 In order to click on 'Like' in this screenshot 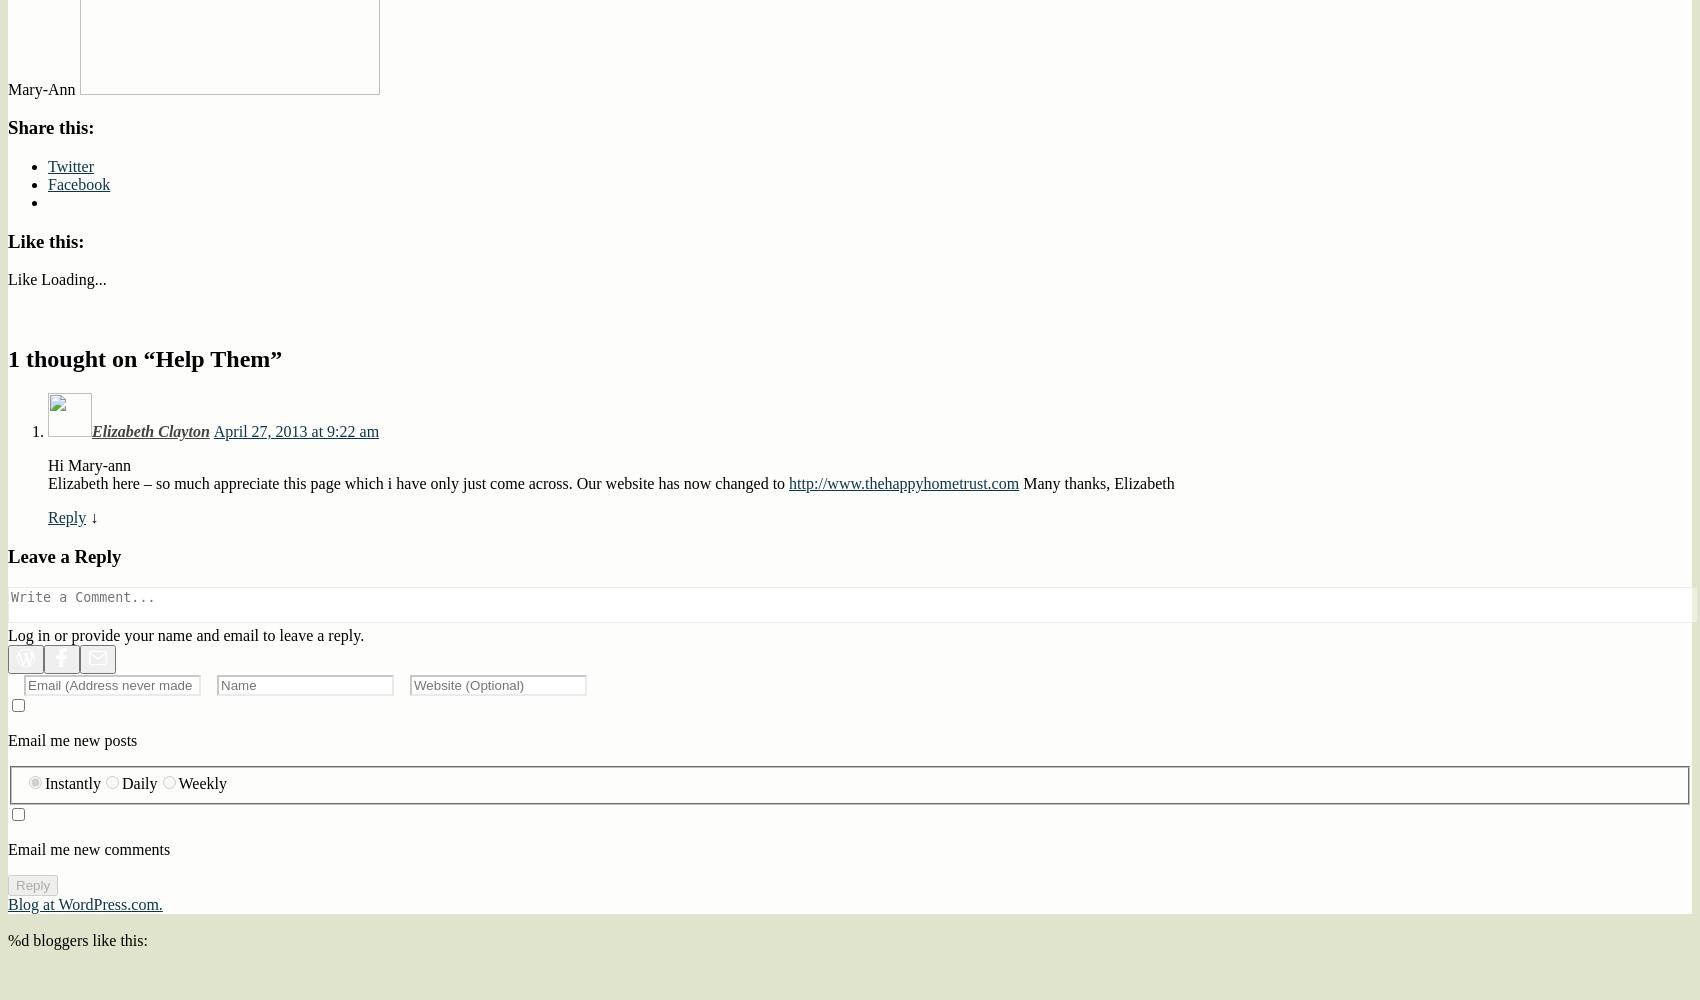, I will do `click(7, 279)`.